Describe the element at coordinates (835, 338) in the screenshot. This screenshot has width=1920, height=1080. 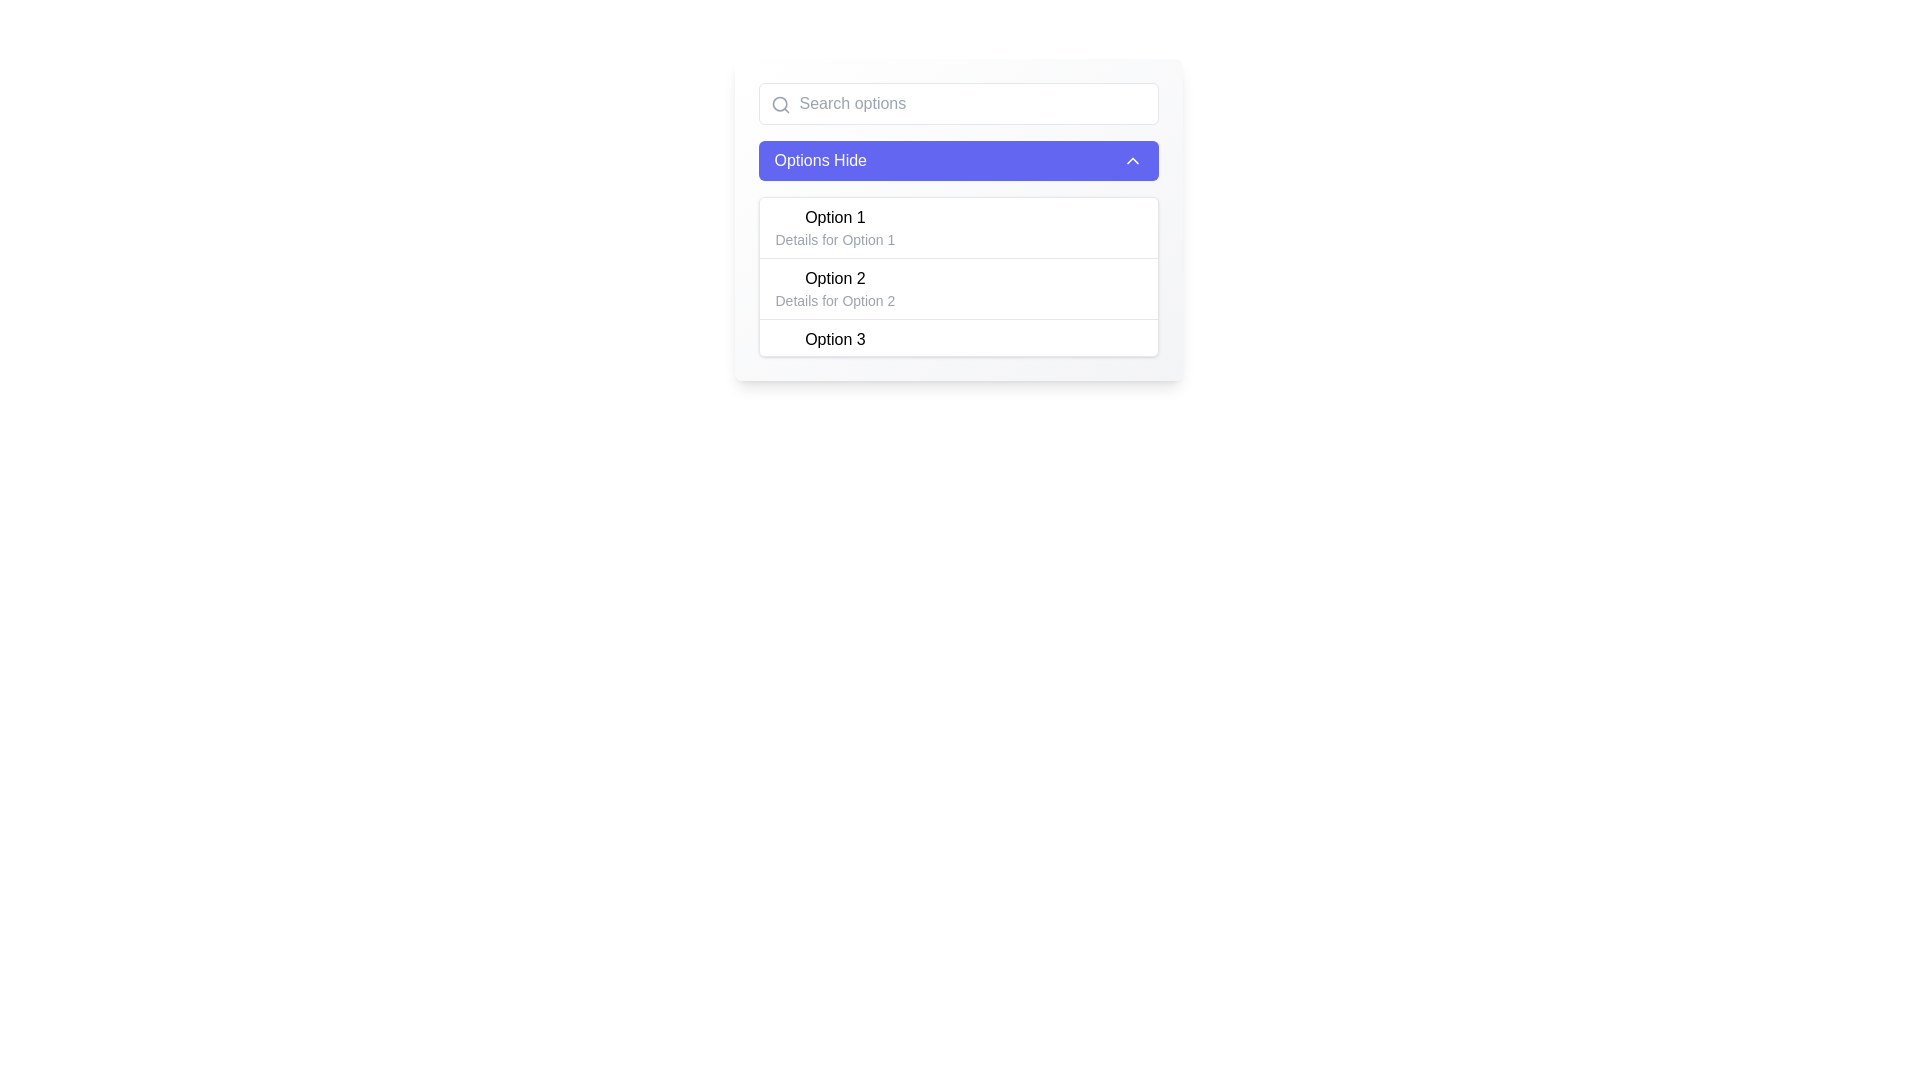
I see `text of the label displaying 'Option 3' which is styled in black within the dropdown menu` at that location.